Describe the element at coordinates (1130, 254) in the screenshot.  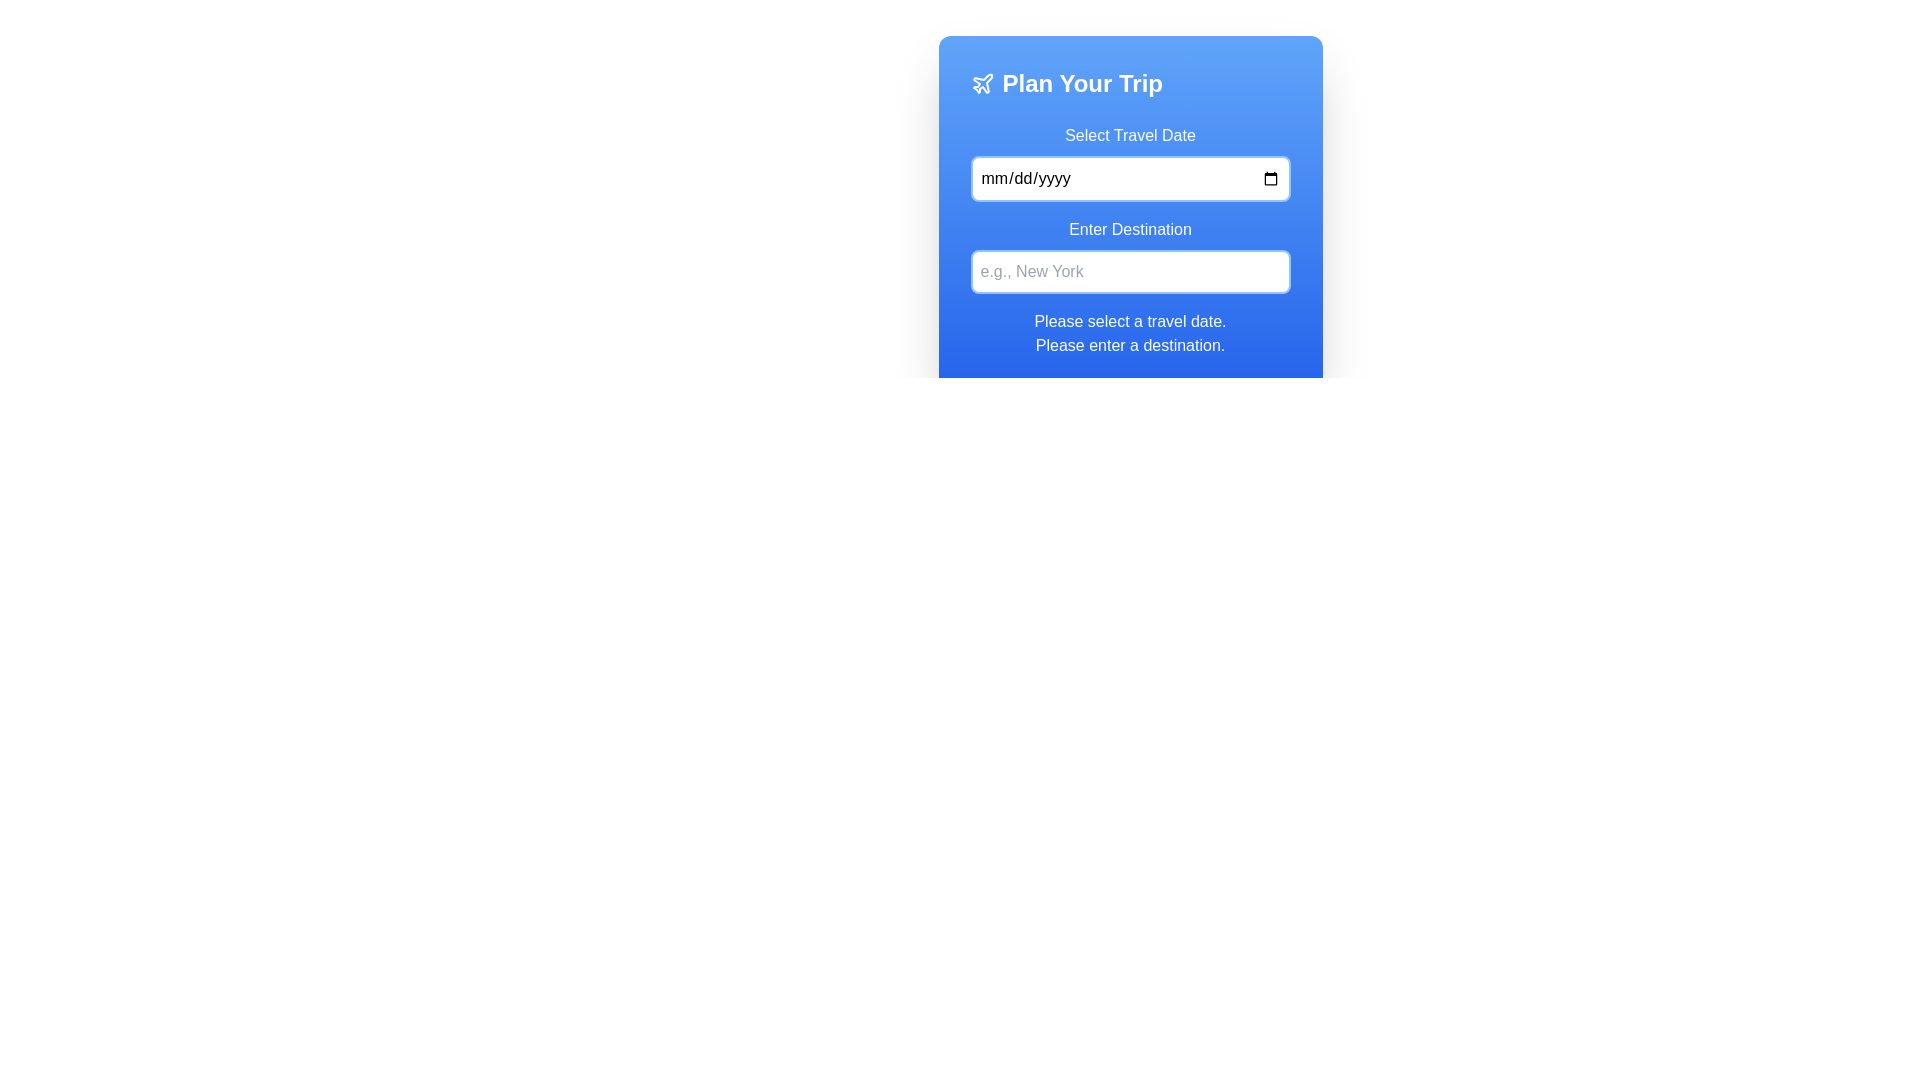
I see `the text input field labeled 'Enter Destination' with a light blue border to select the placeholder text 'e.g., New York'` at that location.